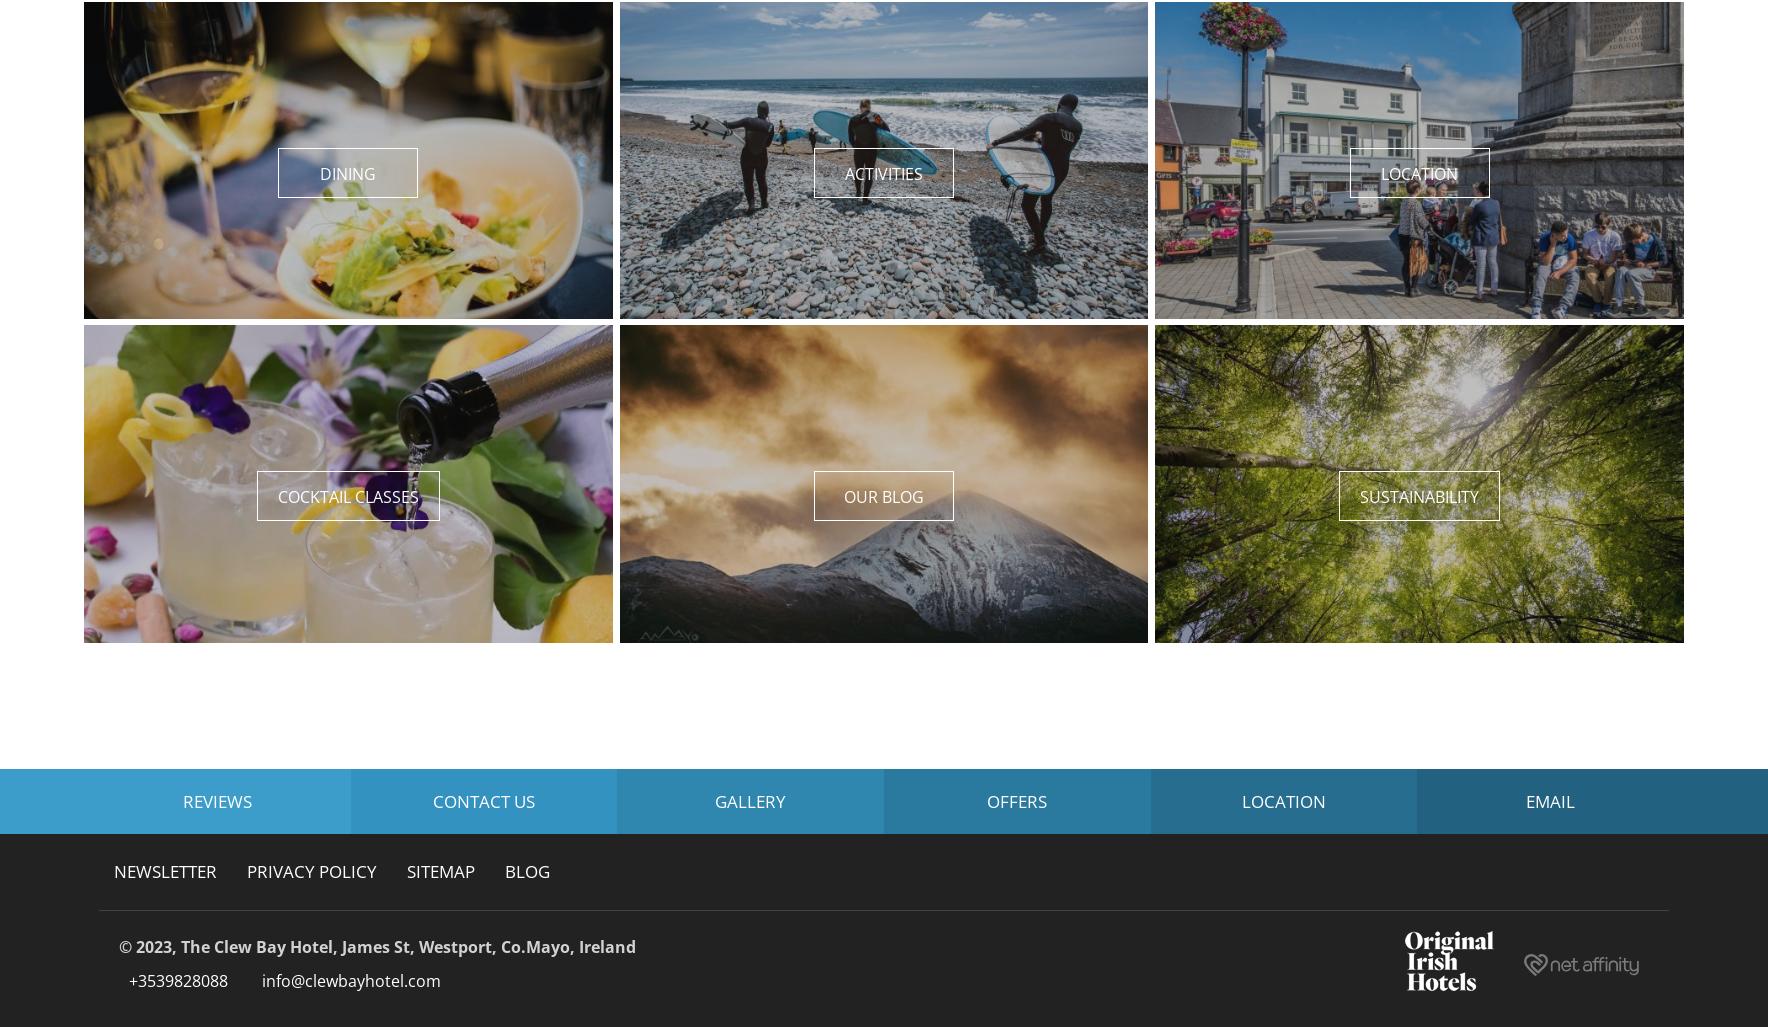 This screenshot has width=1768, height=1027. Describe the element at coordinates (482, 800) in the screenshot. I see `'Contact Us'` at that location.